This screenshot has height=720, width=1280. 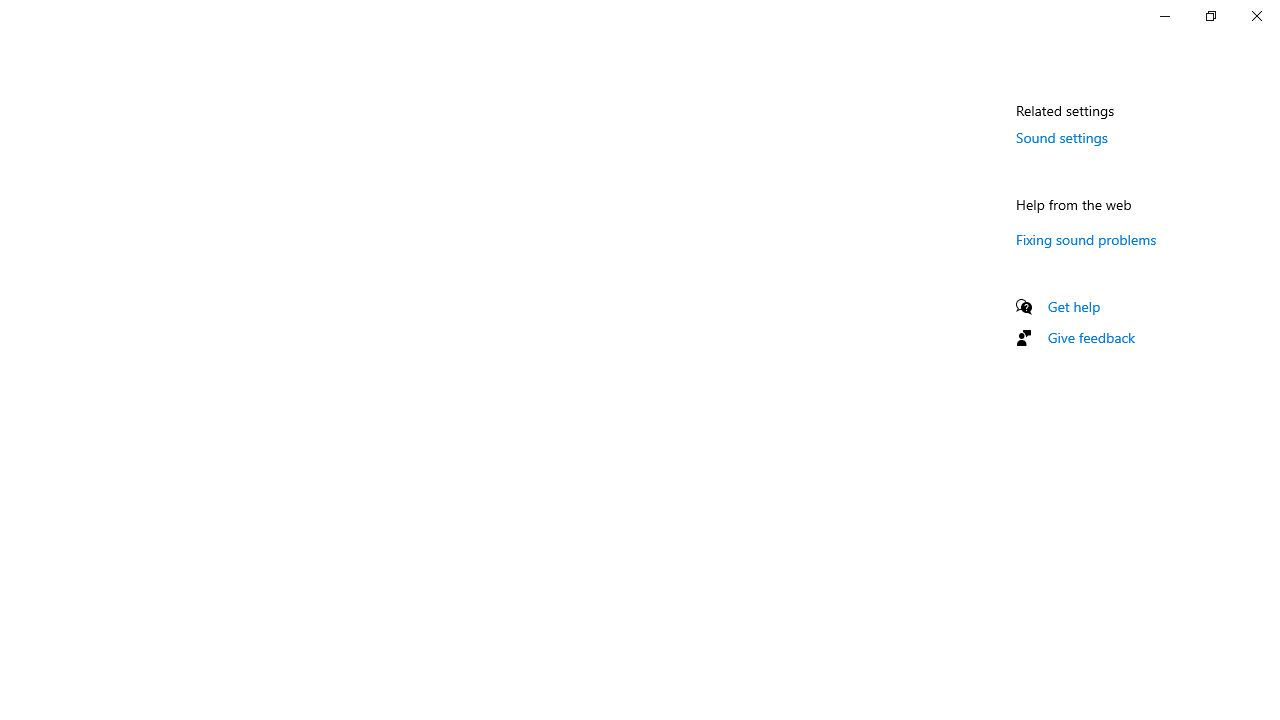 What do you see at coordinates (1073, 306) in the screenshot?
I see `'Get help'` at bounding box center [1073, 306].